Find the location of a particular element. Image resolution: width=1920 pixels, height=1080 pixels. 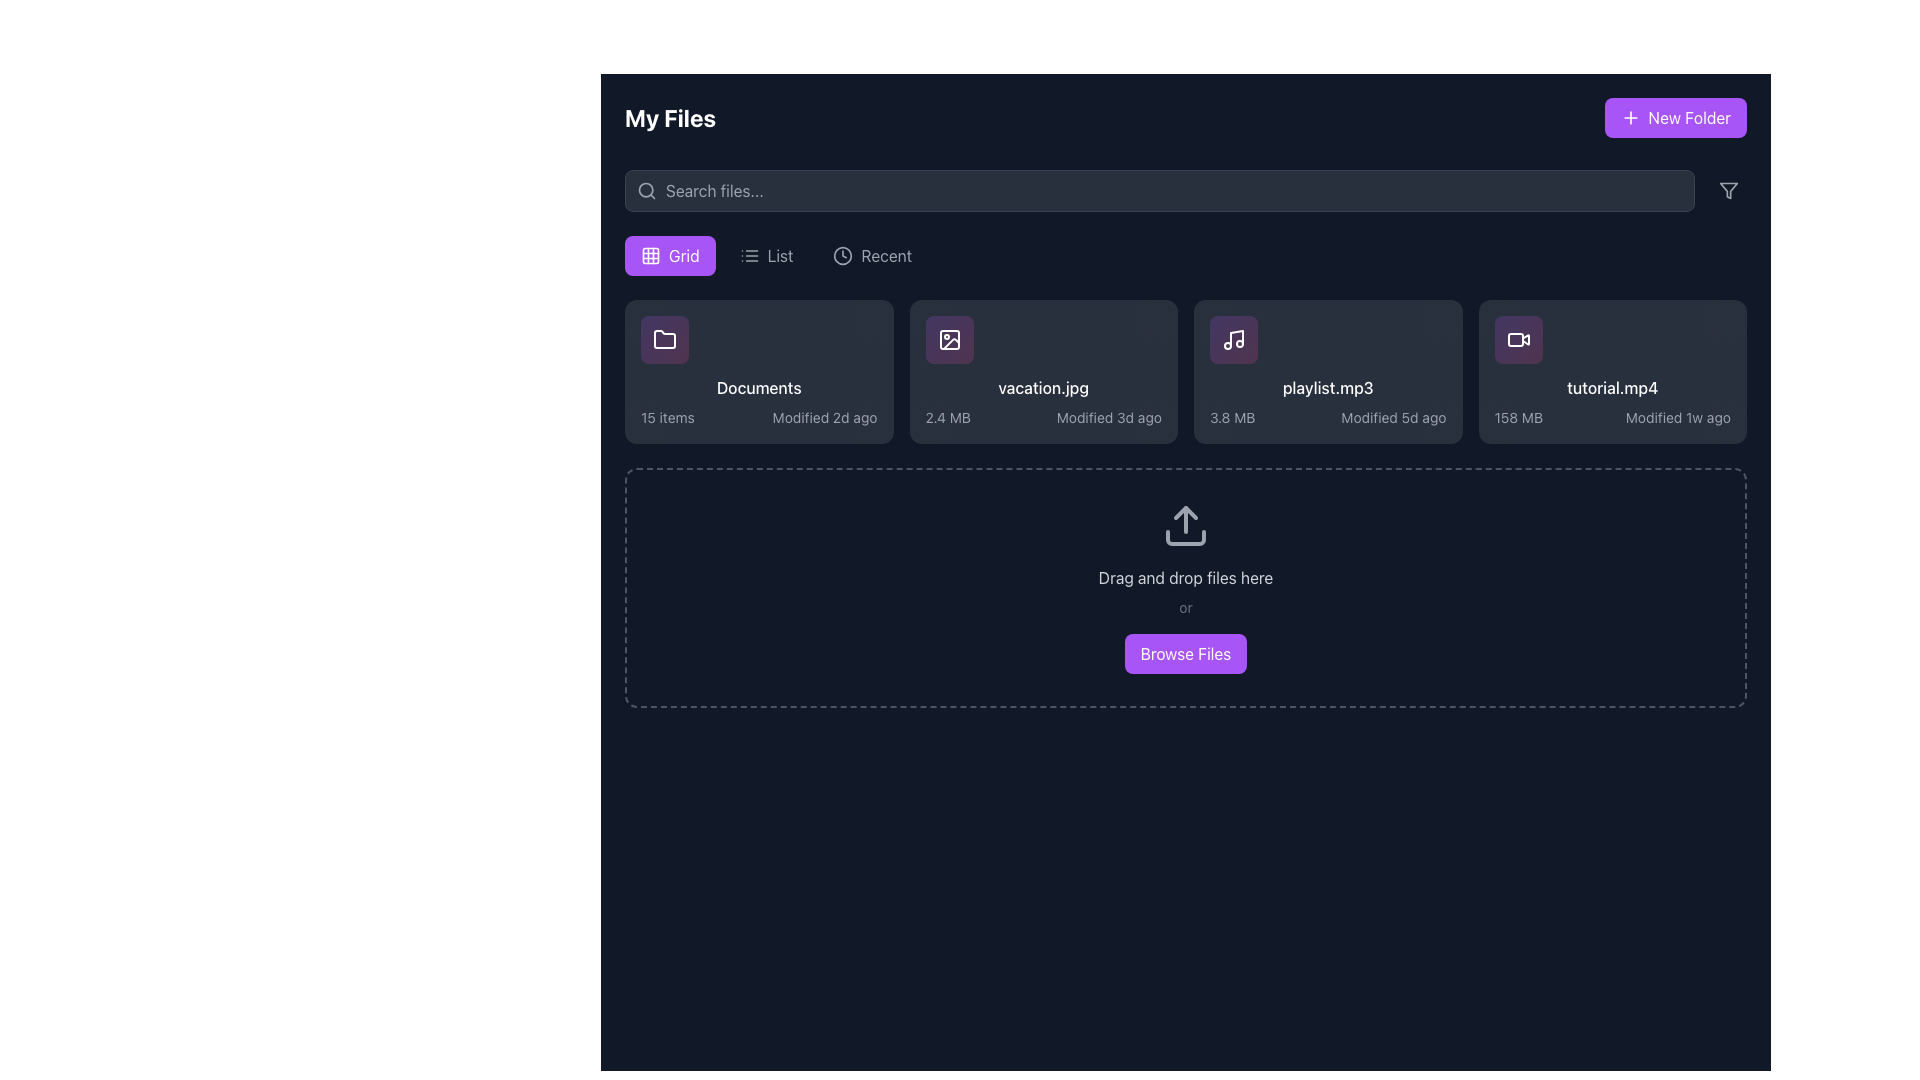

the SVG icon styled with a purple hue that depicts a '+' sign, which is the leading icon within the 'New Folder' button located in the top-right corner of the page is located at coordinates (1630, 118).